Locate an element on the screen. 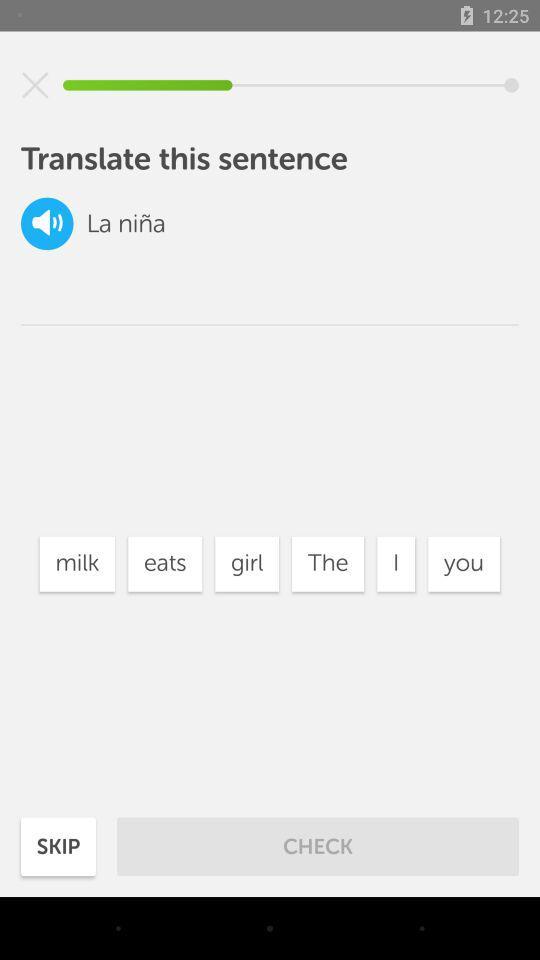  the icon below translate this sentence item is located at coordinates (328, 564).